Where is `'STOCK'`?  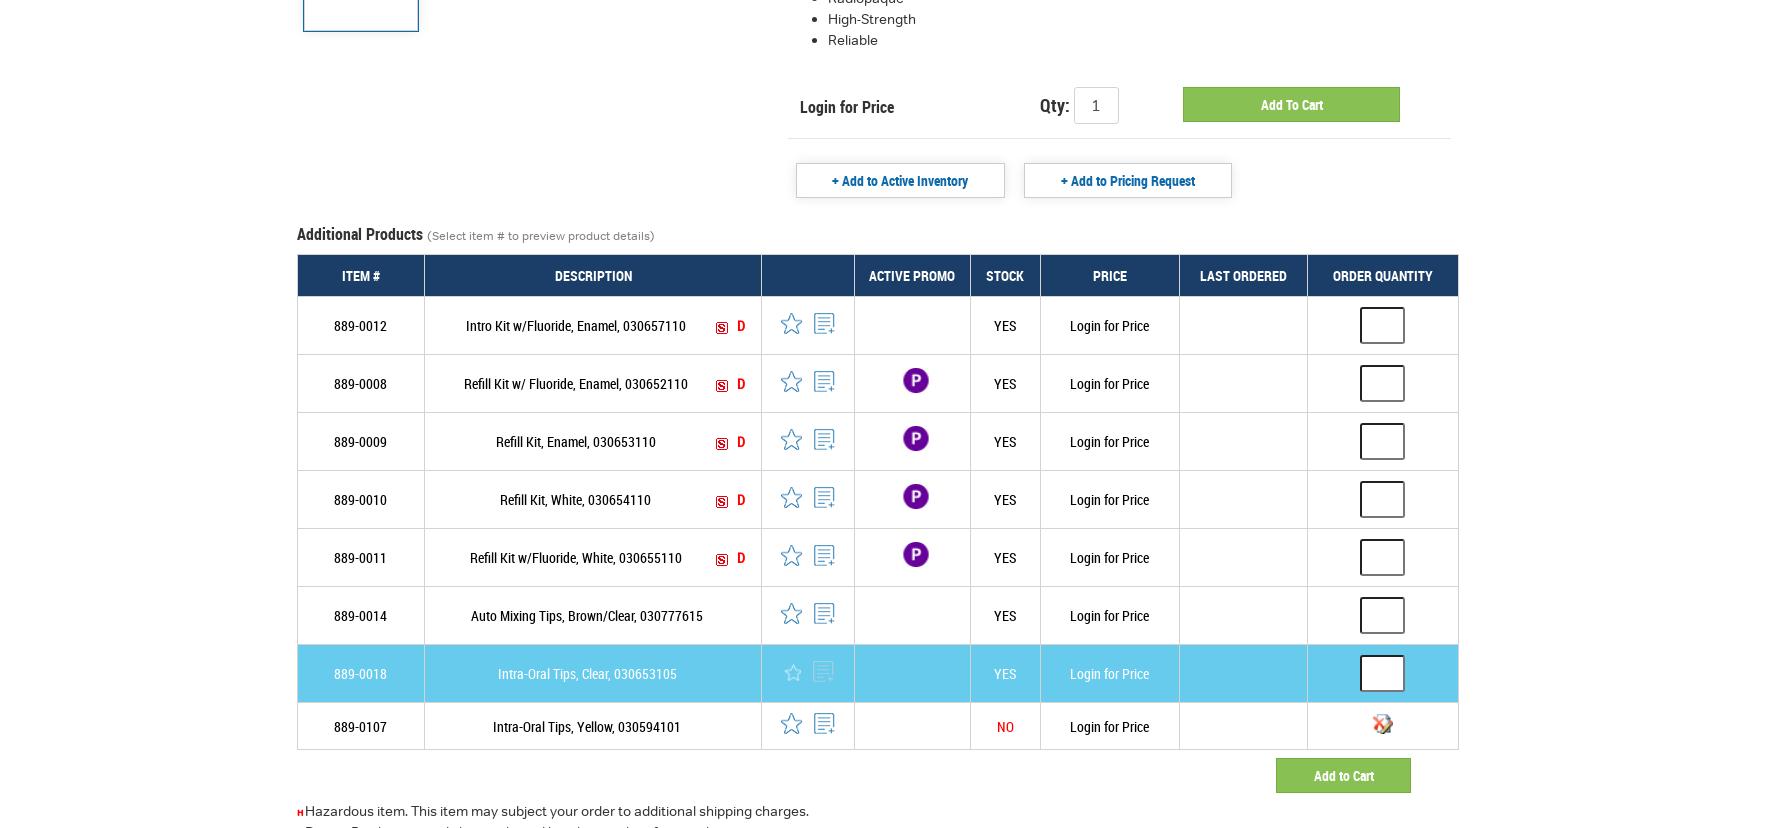
'STOCK' is located at coordinates (1004, 274).